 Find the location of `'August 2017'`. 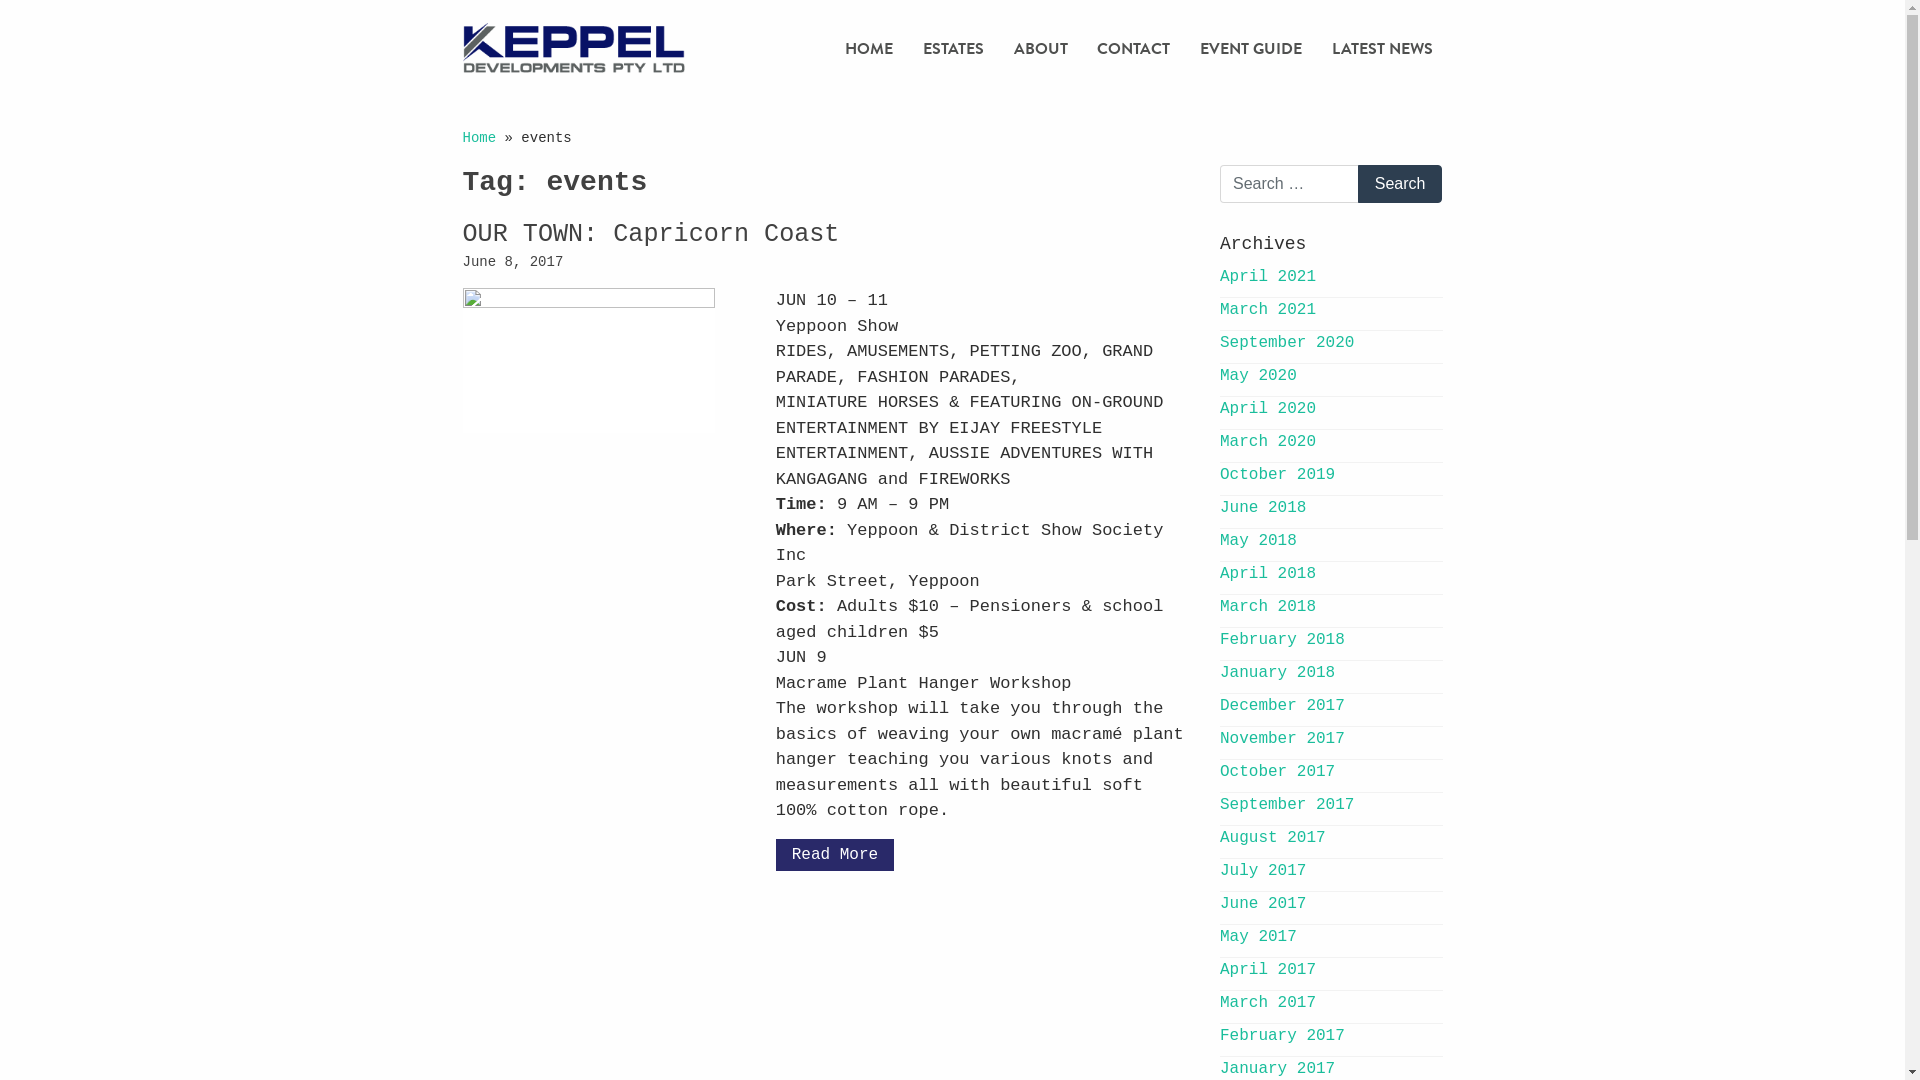

'August 2017' is located at coordinates (1218, 837).